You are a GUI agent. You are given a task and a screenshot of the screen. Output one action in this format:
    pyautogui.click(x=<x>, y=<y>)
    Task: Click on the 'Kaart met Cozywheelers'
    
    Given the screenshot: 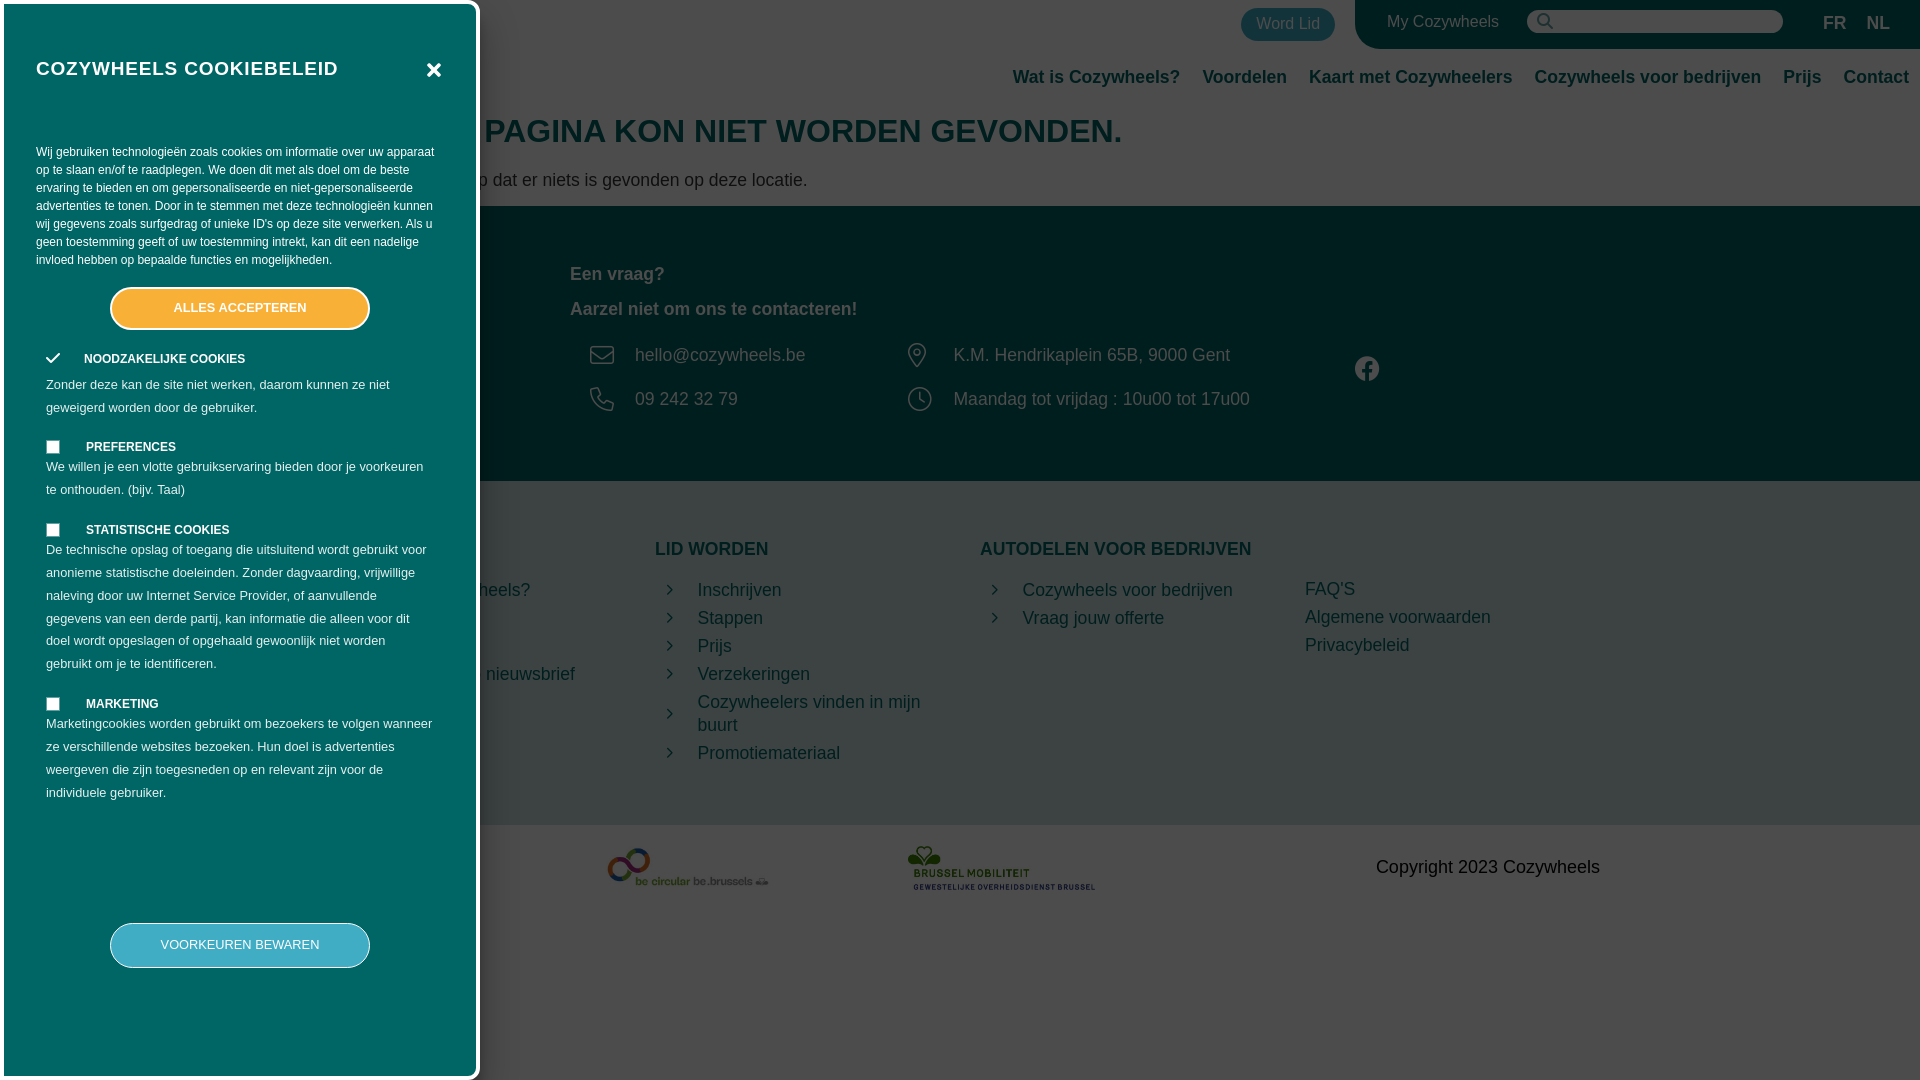 What is the action you would take?
    pyautogui.click(x=1297, y=76)
    